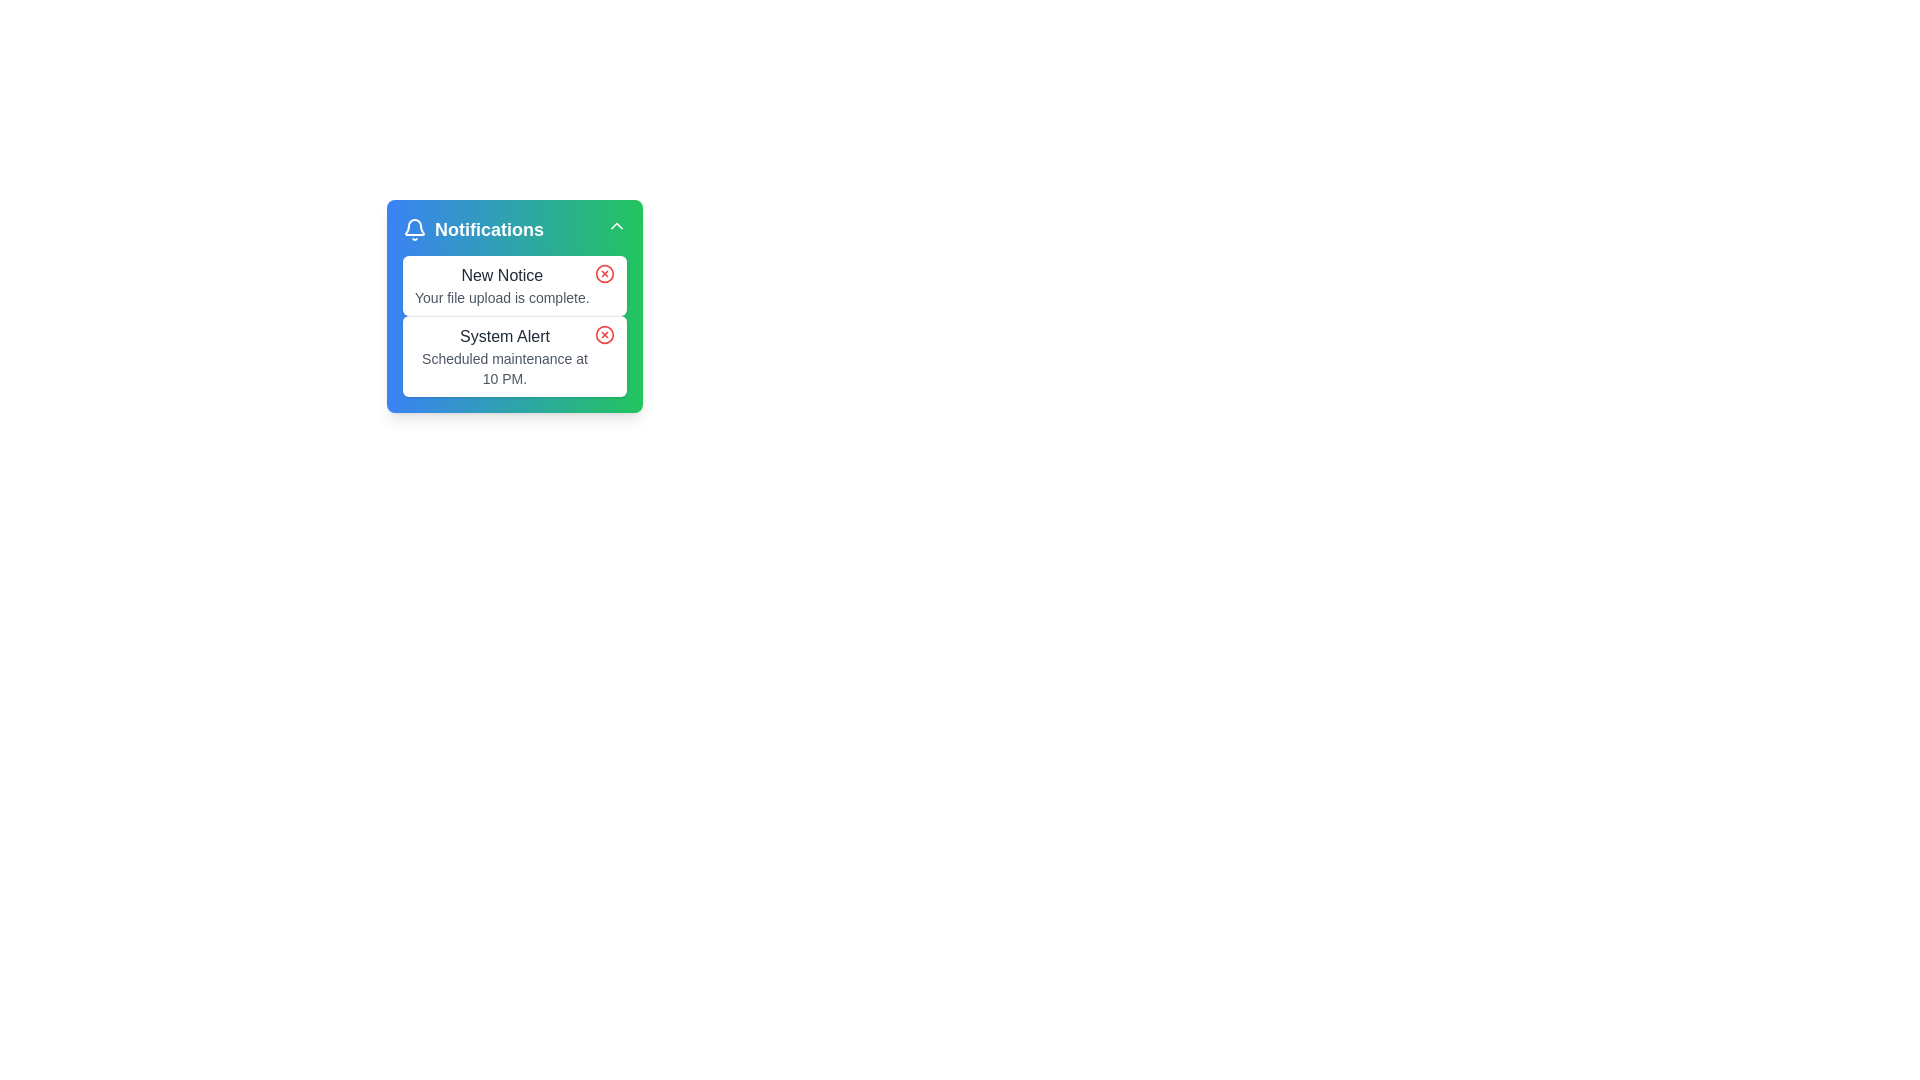 The width and height of the screenshot is (1920, 1080). I want to click on the text component displaying 'Scheduled maintenance at 10 PM.' located under the 'System Alert' heading in the notification box, so click(504, 369).